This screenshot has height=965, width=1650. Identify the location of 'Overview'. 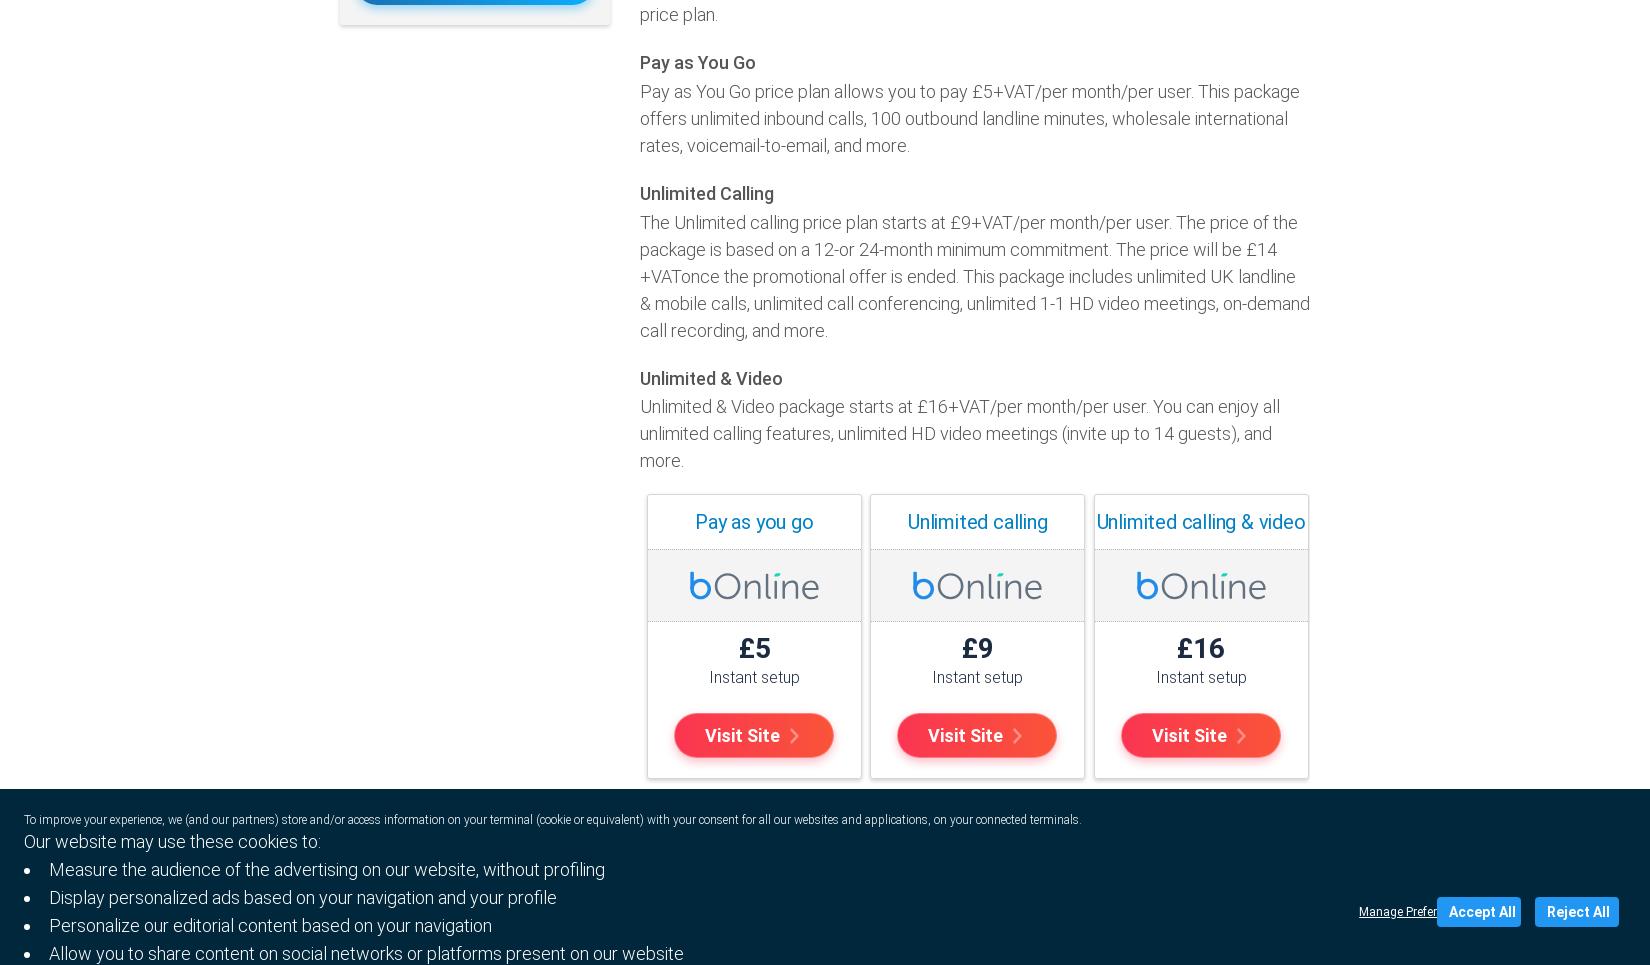
(691, 936).